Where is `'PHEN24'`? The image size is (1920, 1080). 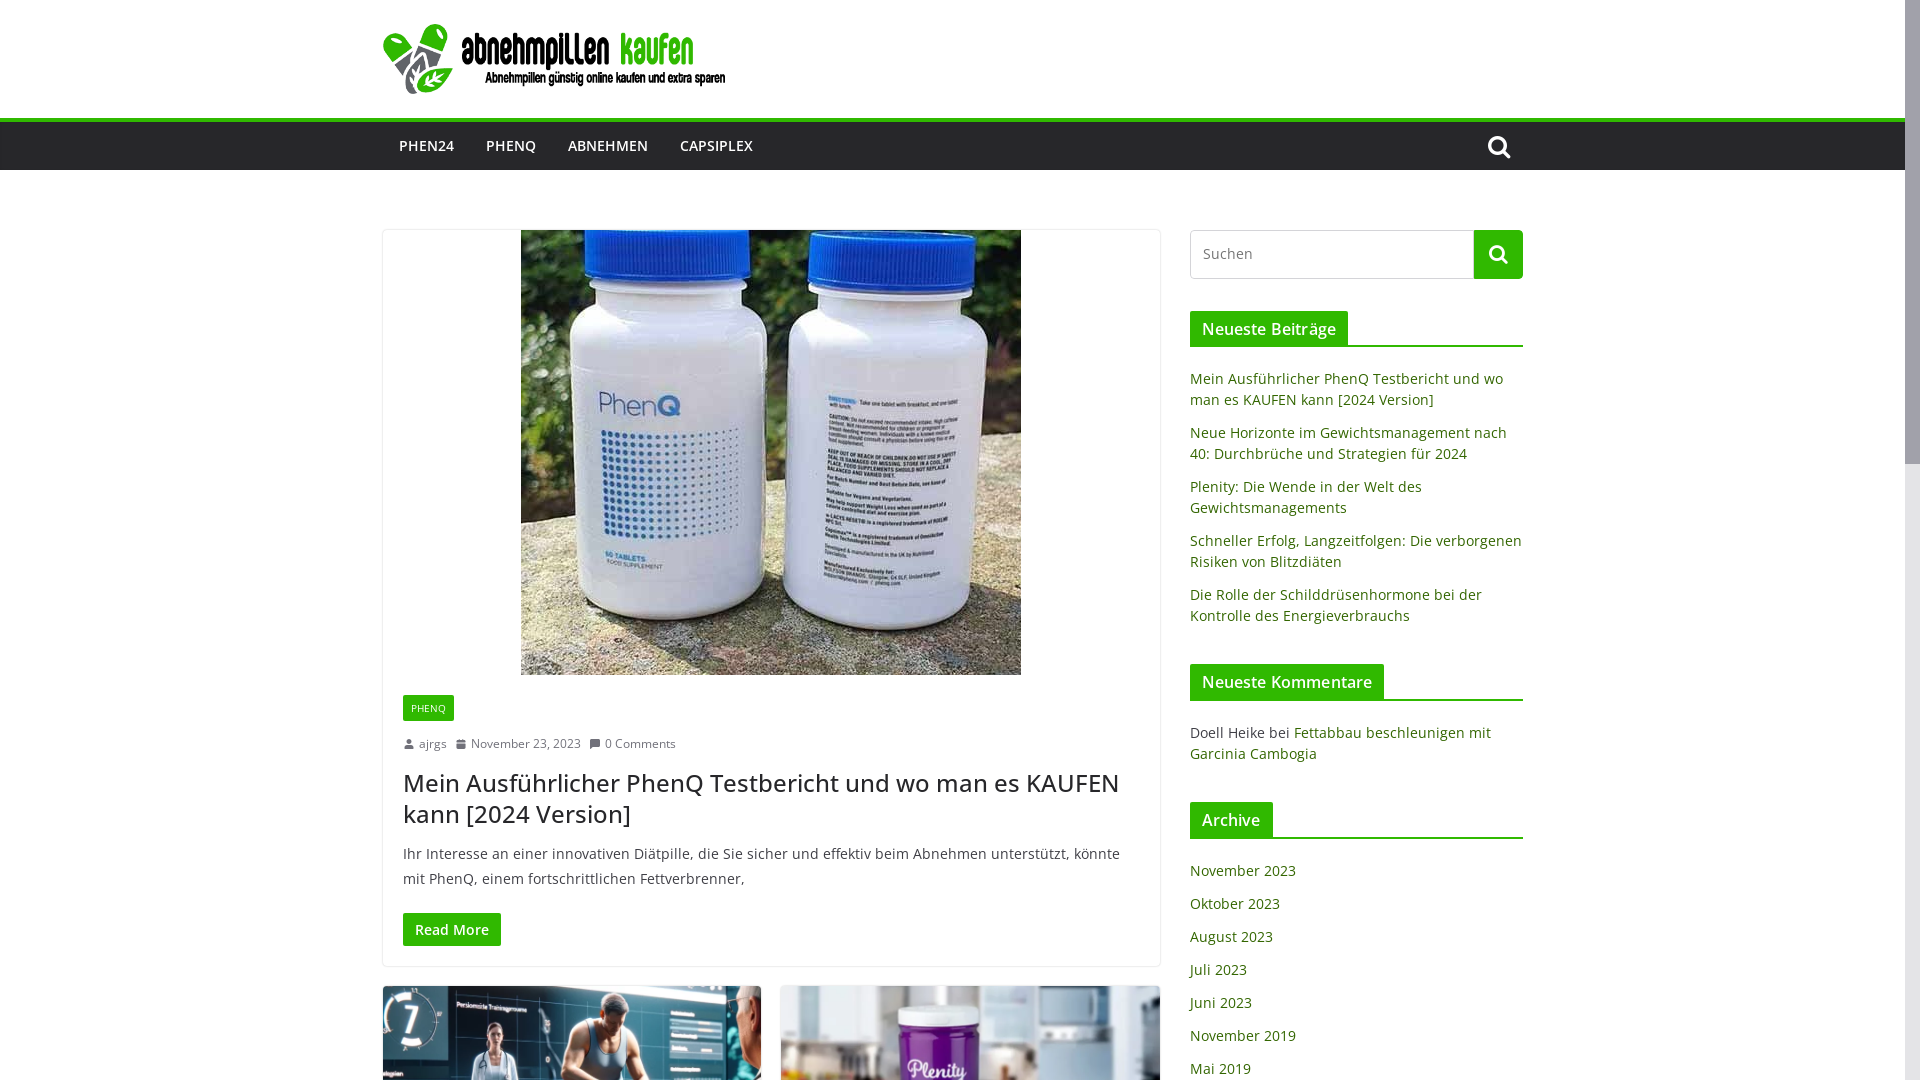 'PHEN24' is located at coordinates (424, 145).